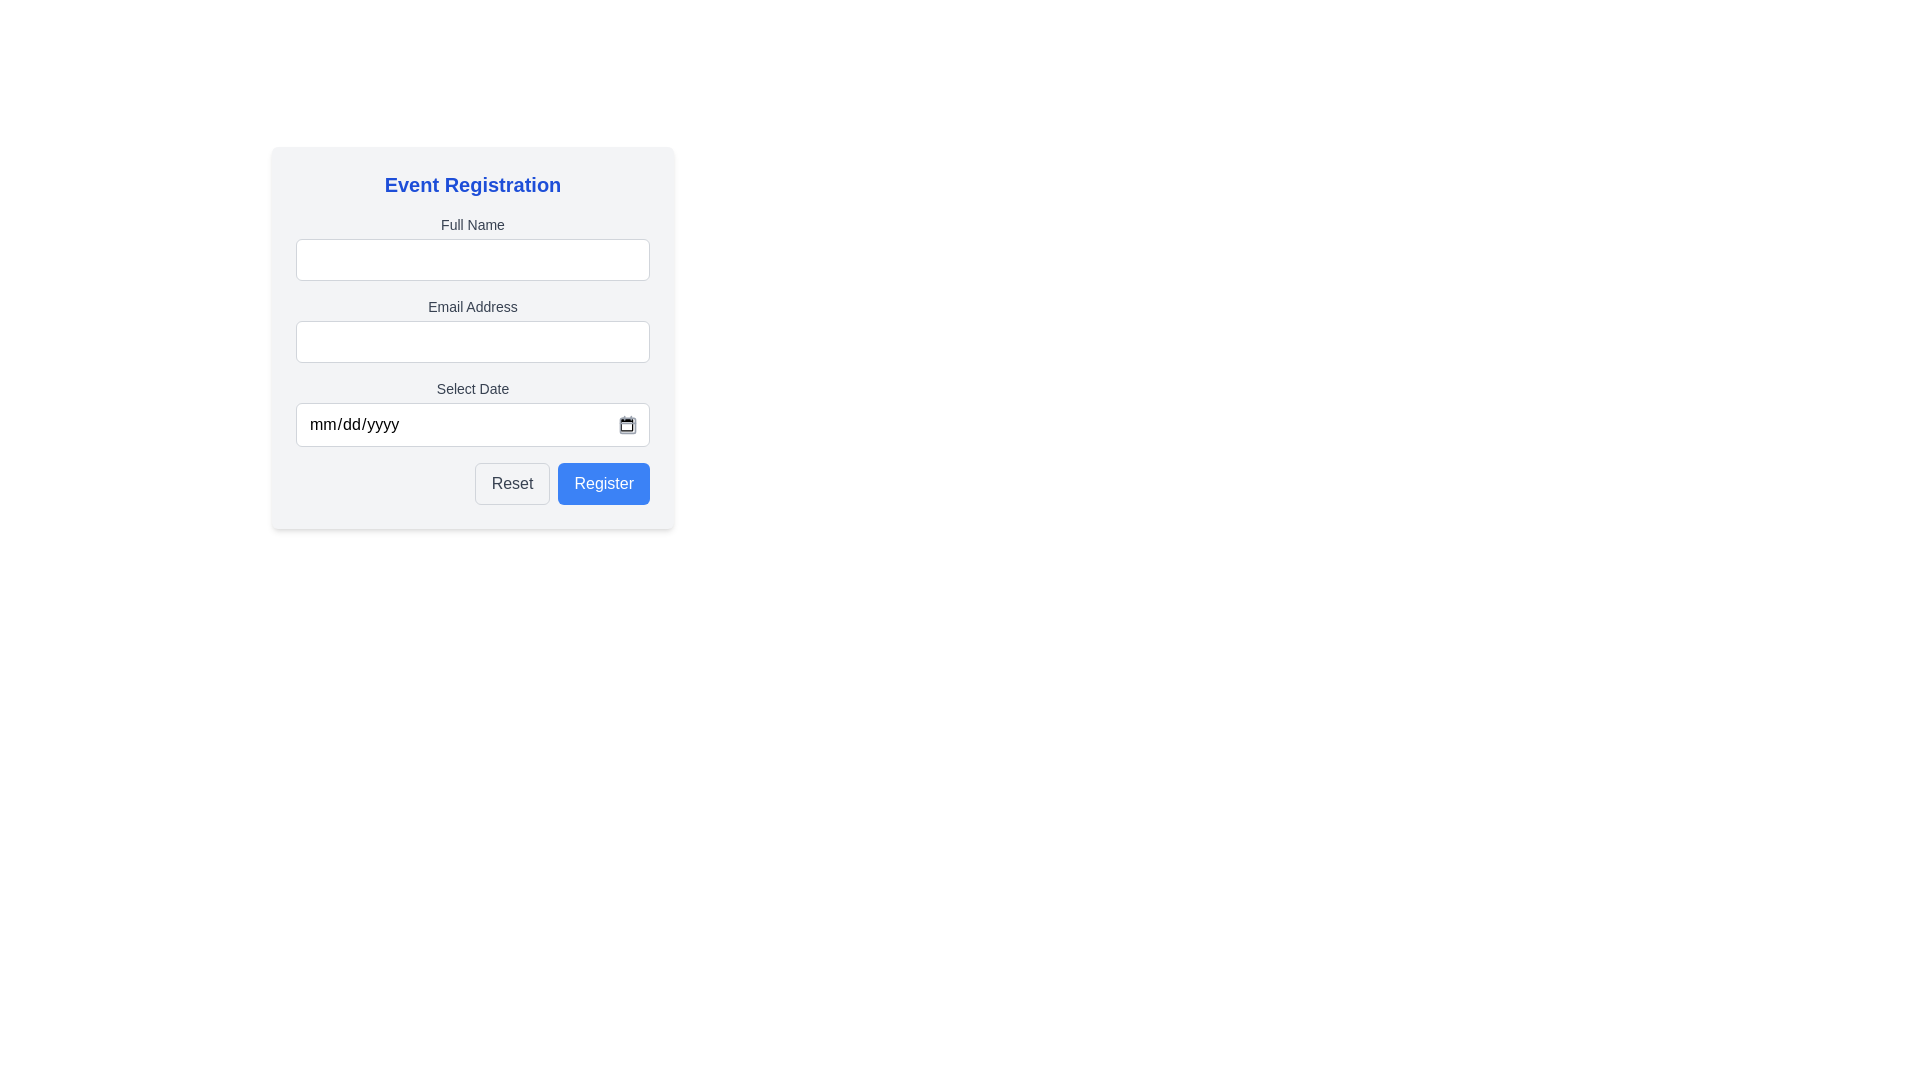 This screenshot has width=1920, height=1080. What do you see at coordinates (627, 423) in the screenshot?
I see `the calendar icon button located to the right of the 'Select Date' input field in the registration form` at bounding box center [627, 423].